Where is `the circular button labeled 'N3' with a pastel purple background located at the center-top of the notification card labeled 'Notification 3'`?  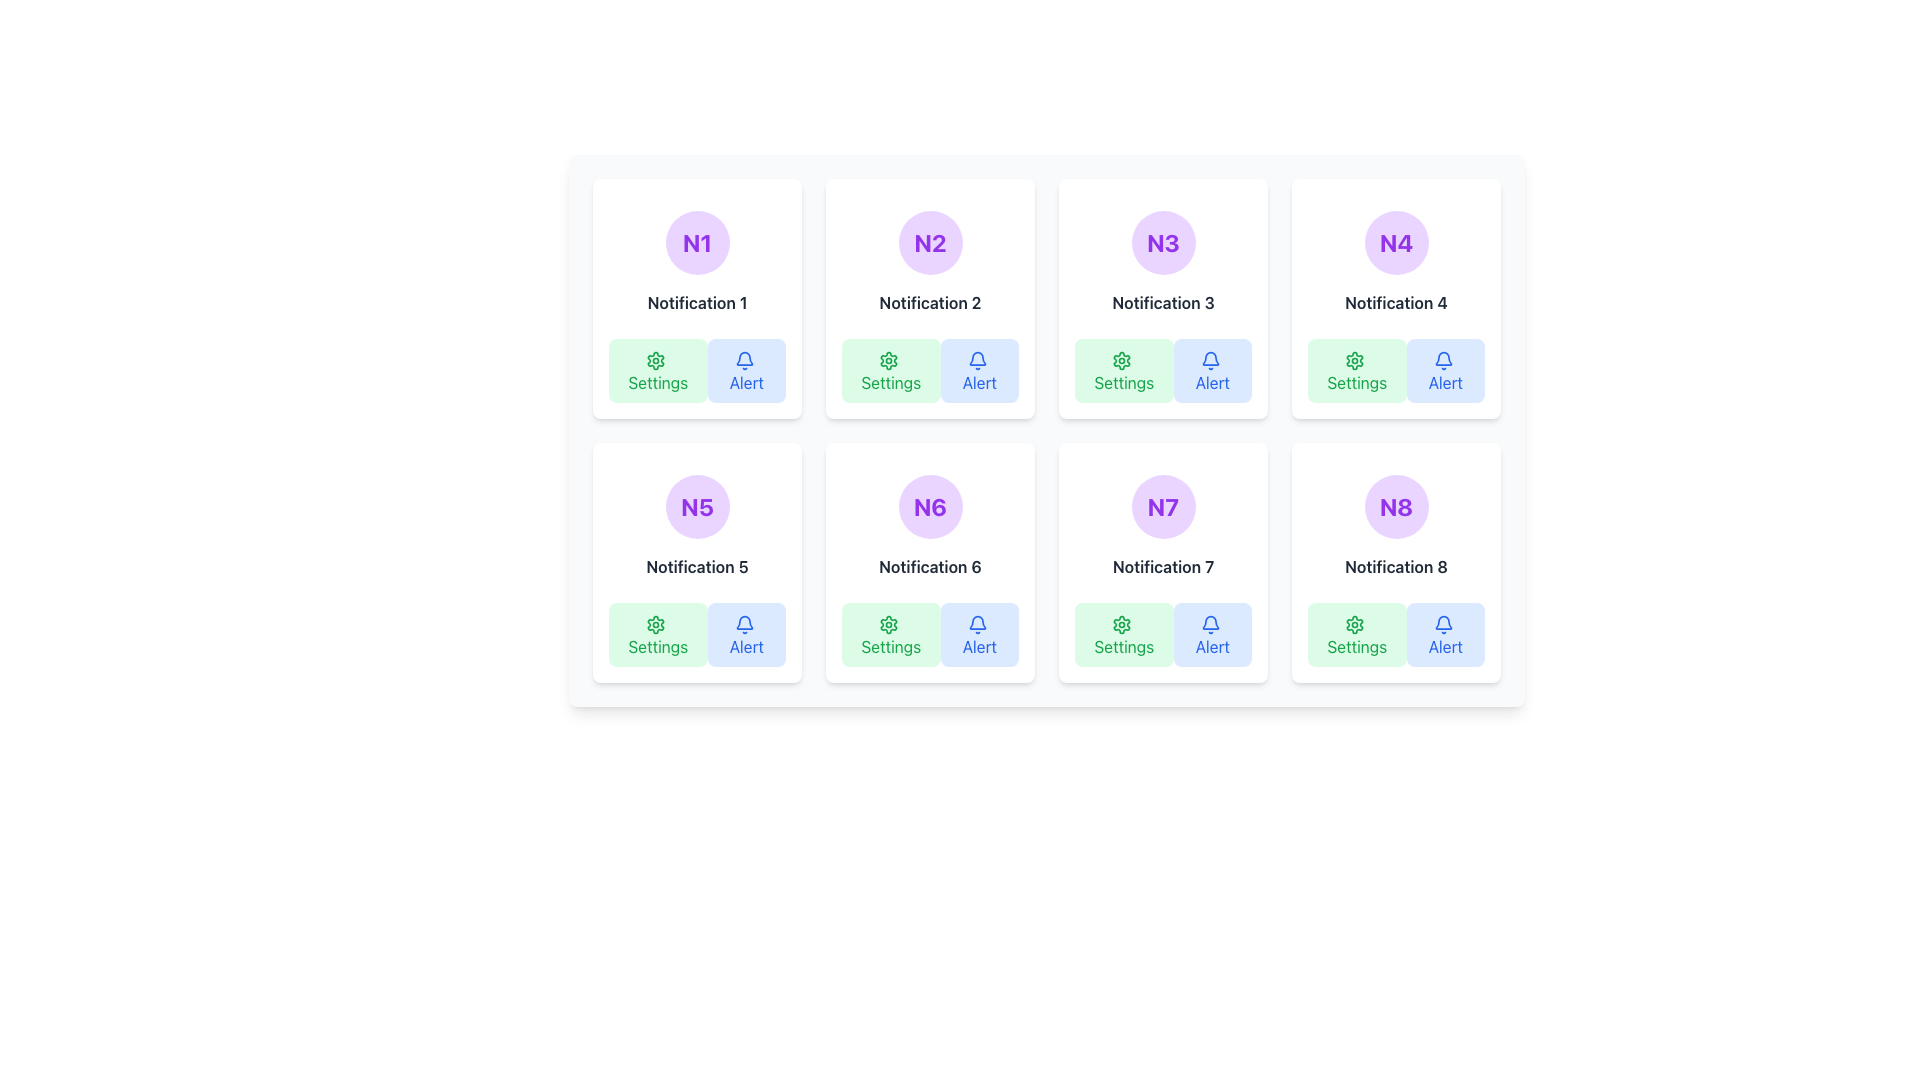 the circular button labeled 'N3' with a pastel purple background located at the center-top of the notification card labeled 'Notification 3' is located at coordinates (1163, 242).